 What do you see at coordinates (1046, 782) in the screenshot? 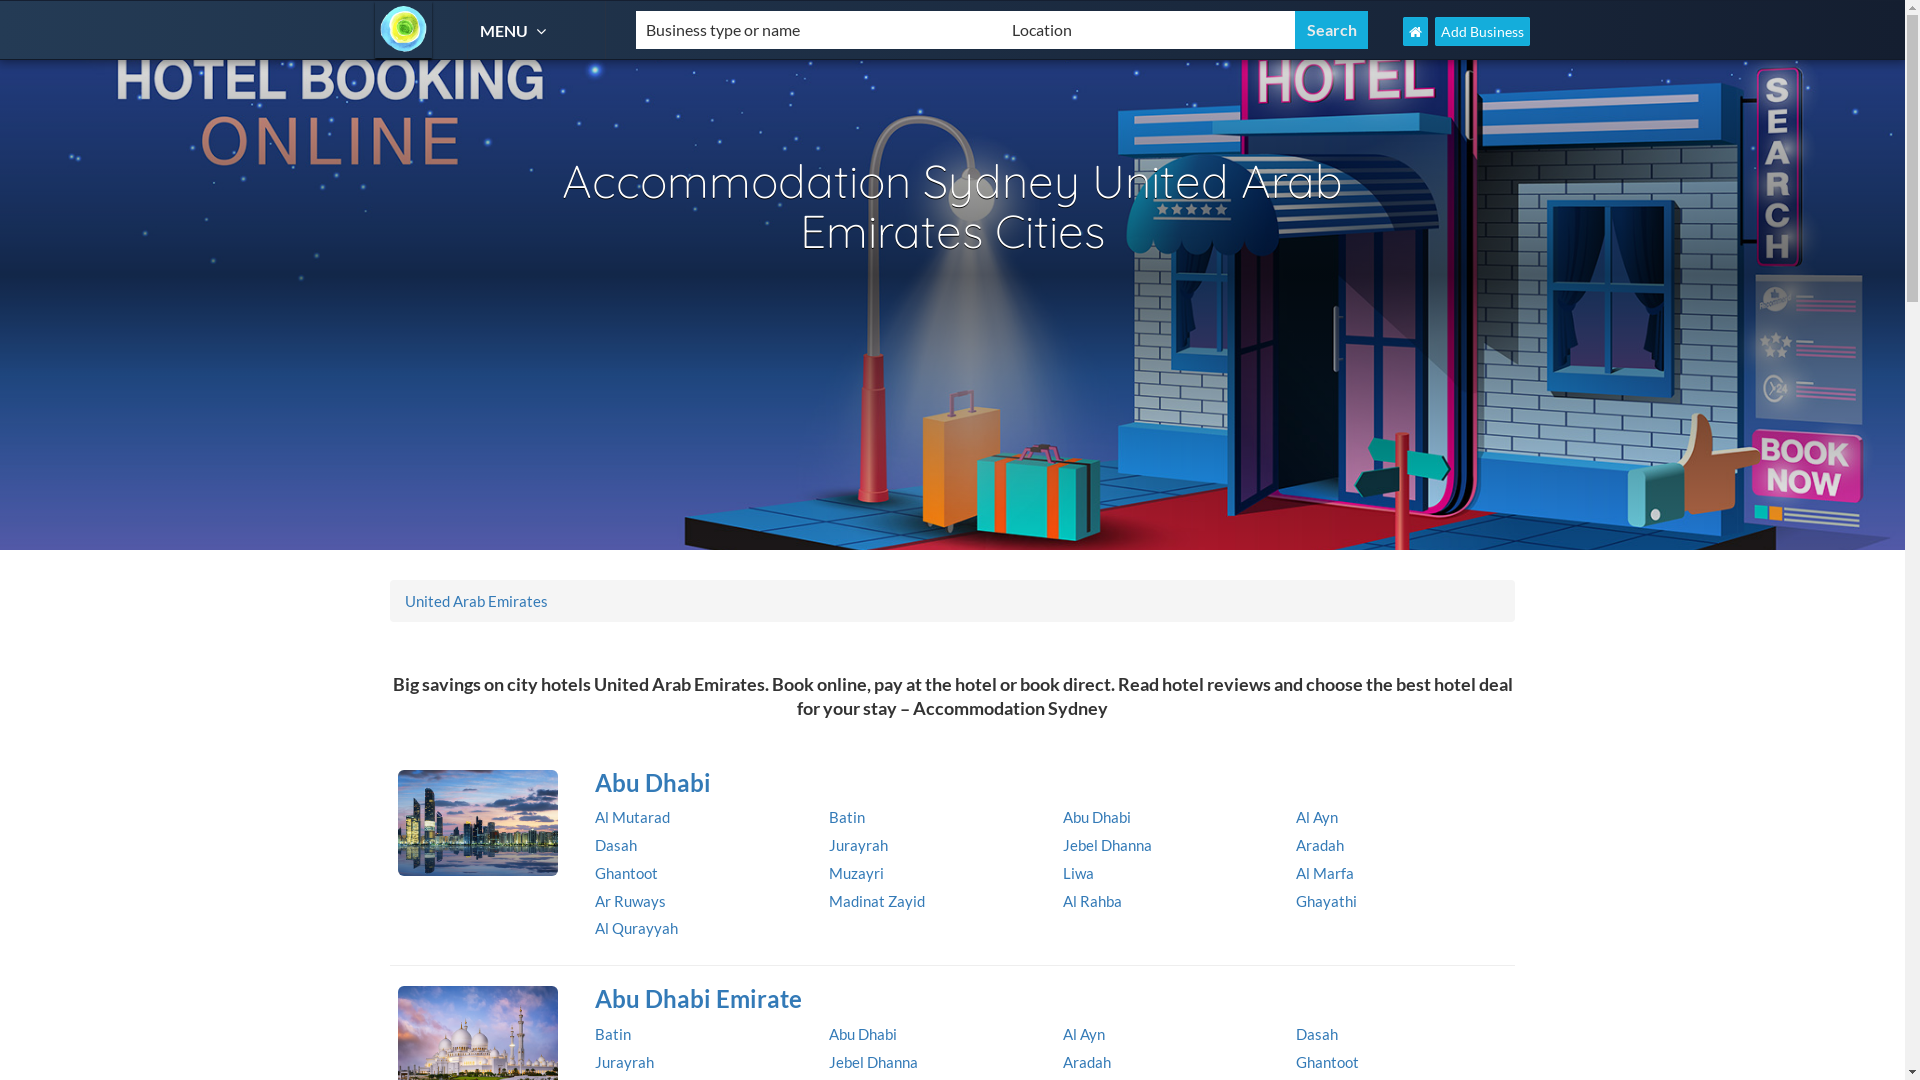
I see `'Abu Dhabi'` at bounding box center [1046, 782].